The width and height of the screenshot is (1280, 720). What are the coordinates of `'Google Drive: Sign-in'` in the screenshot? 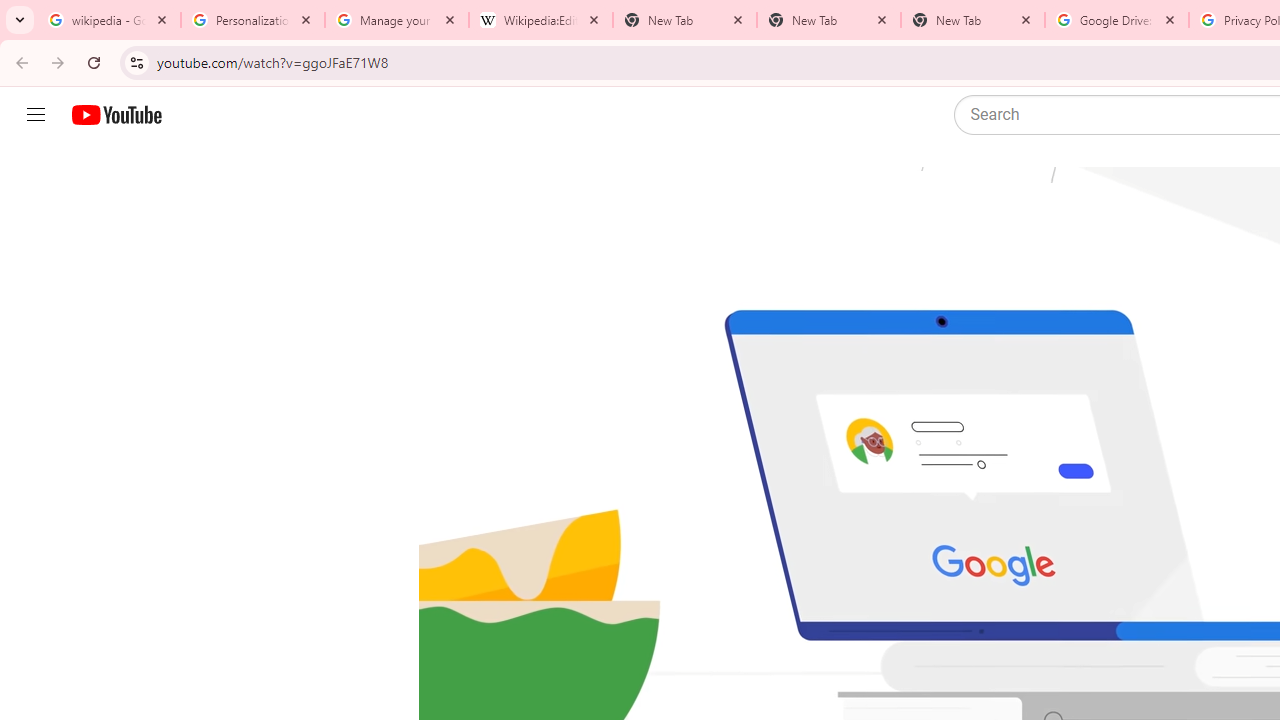 It's located at (1115, 20).